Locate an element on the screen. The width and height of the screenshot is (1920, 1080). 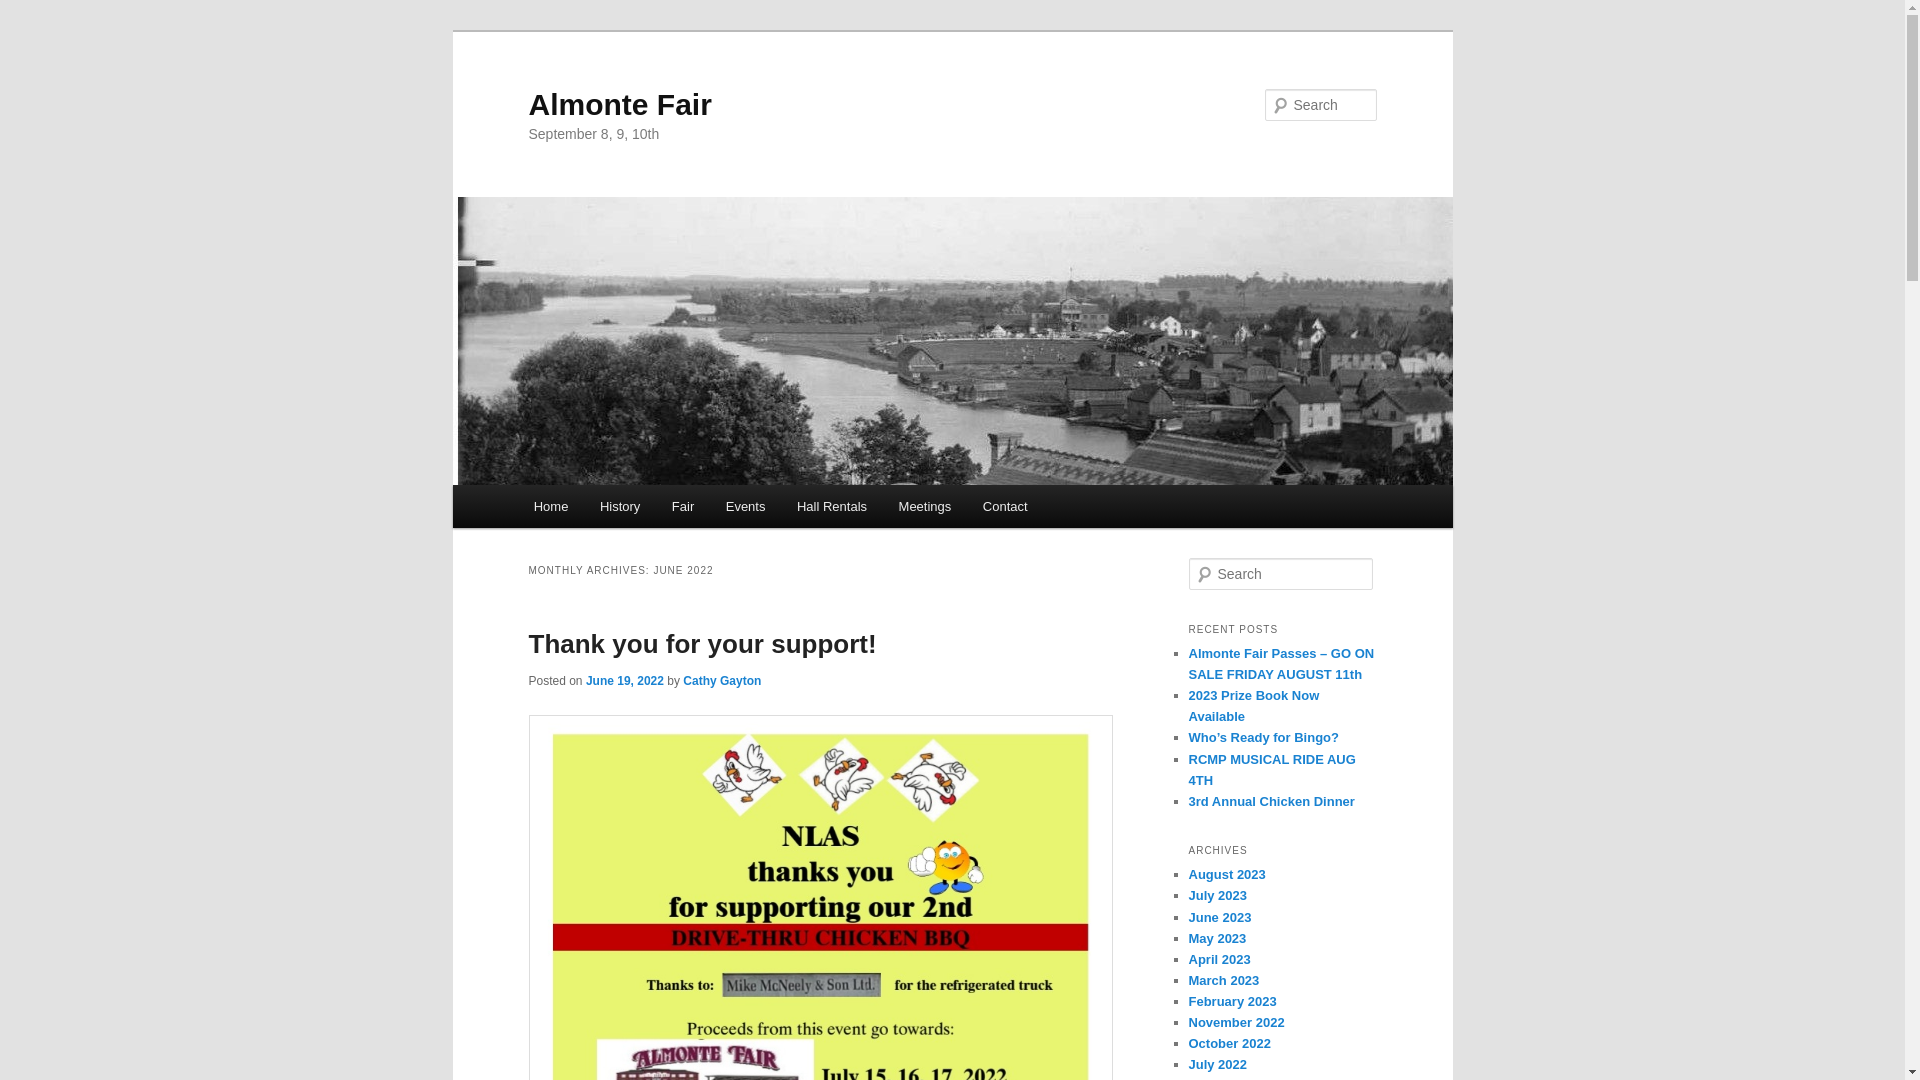
'March 2023' is located at coordinates (1222, 979).